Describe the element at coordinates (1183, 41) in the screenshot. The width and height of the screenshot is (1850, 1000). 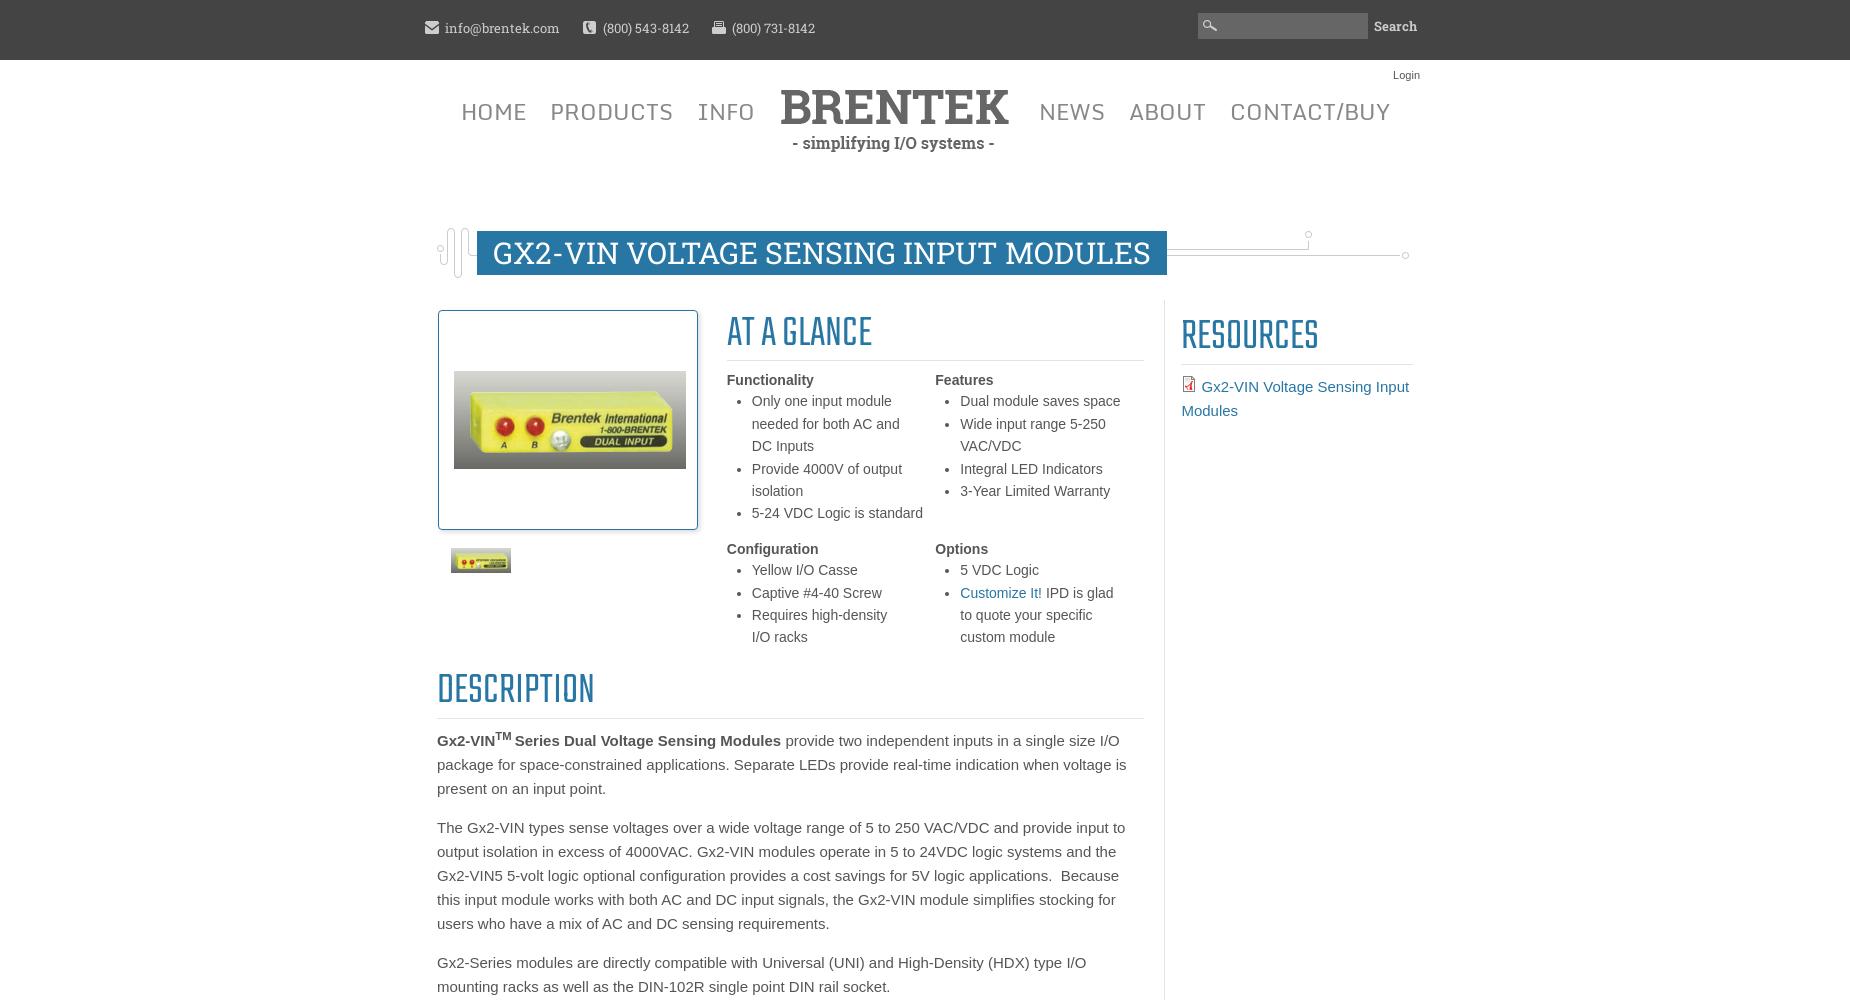
I see `'Search form'` at that location.